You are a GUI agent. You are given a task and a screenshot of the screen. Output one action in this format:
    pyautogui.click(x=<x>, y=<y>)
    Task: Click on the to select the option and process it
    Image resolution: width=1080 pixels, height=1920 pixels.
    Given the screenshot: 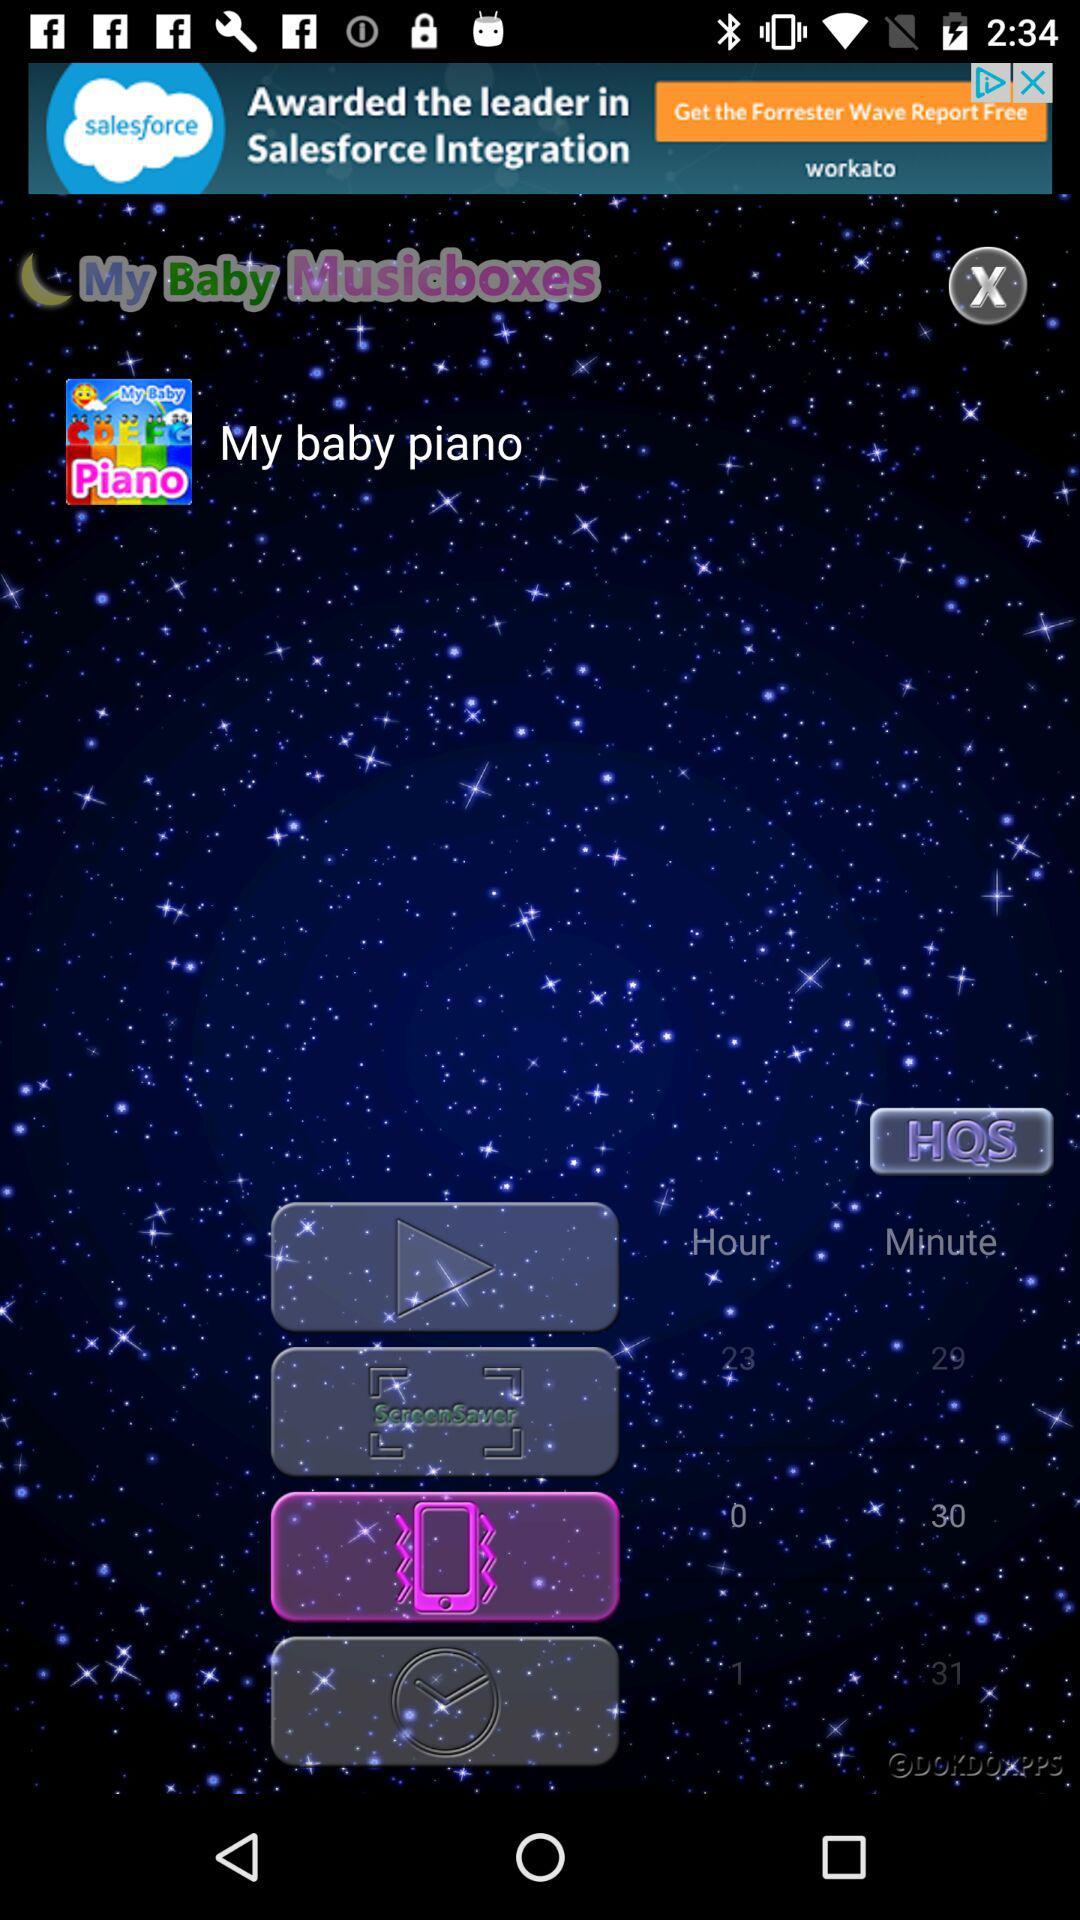 What is the action you would take?
    pyautogui.click(x=444, y=1411)
    